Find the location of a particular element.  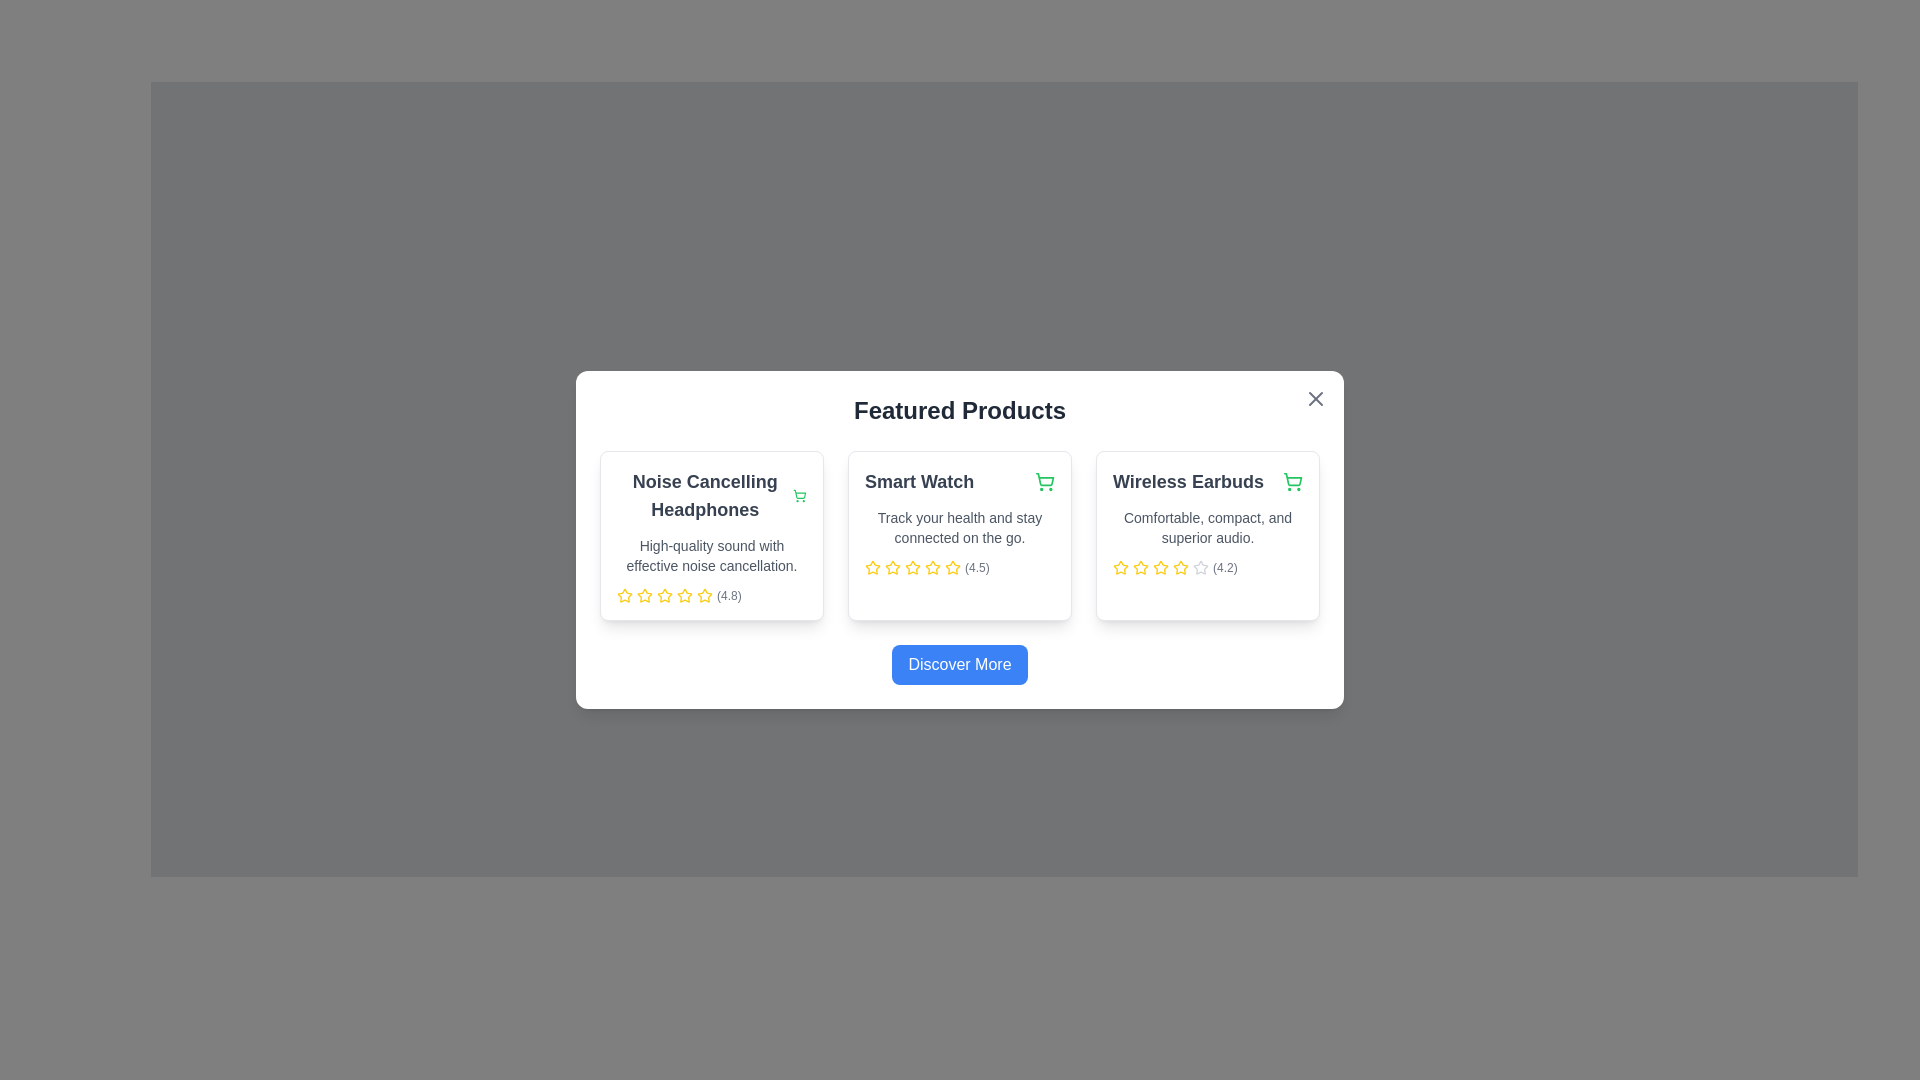

the third star in the five-star rating system located beneath the 'Smart Watch' product card in the 'Featured Products' section is located at coordinates (931, 567).